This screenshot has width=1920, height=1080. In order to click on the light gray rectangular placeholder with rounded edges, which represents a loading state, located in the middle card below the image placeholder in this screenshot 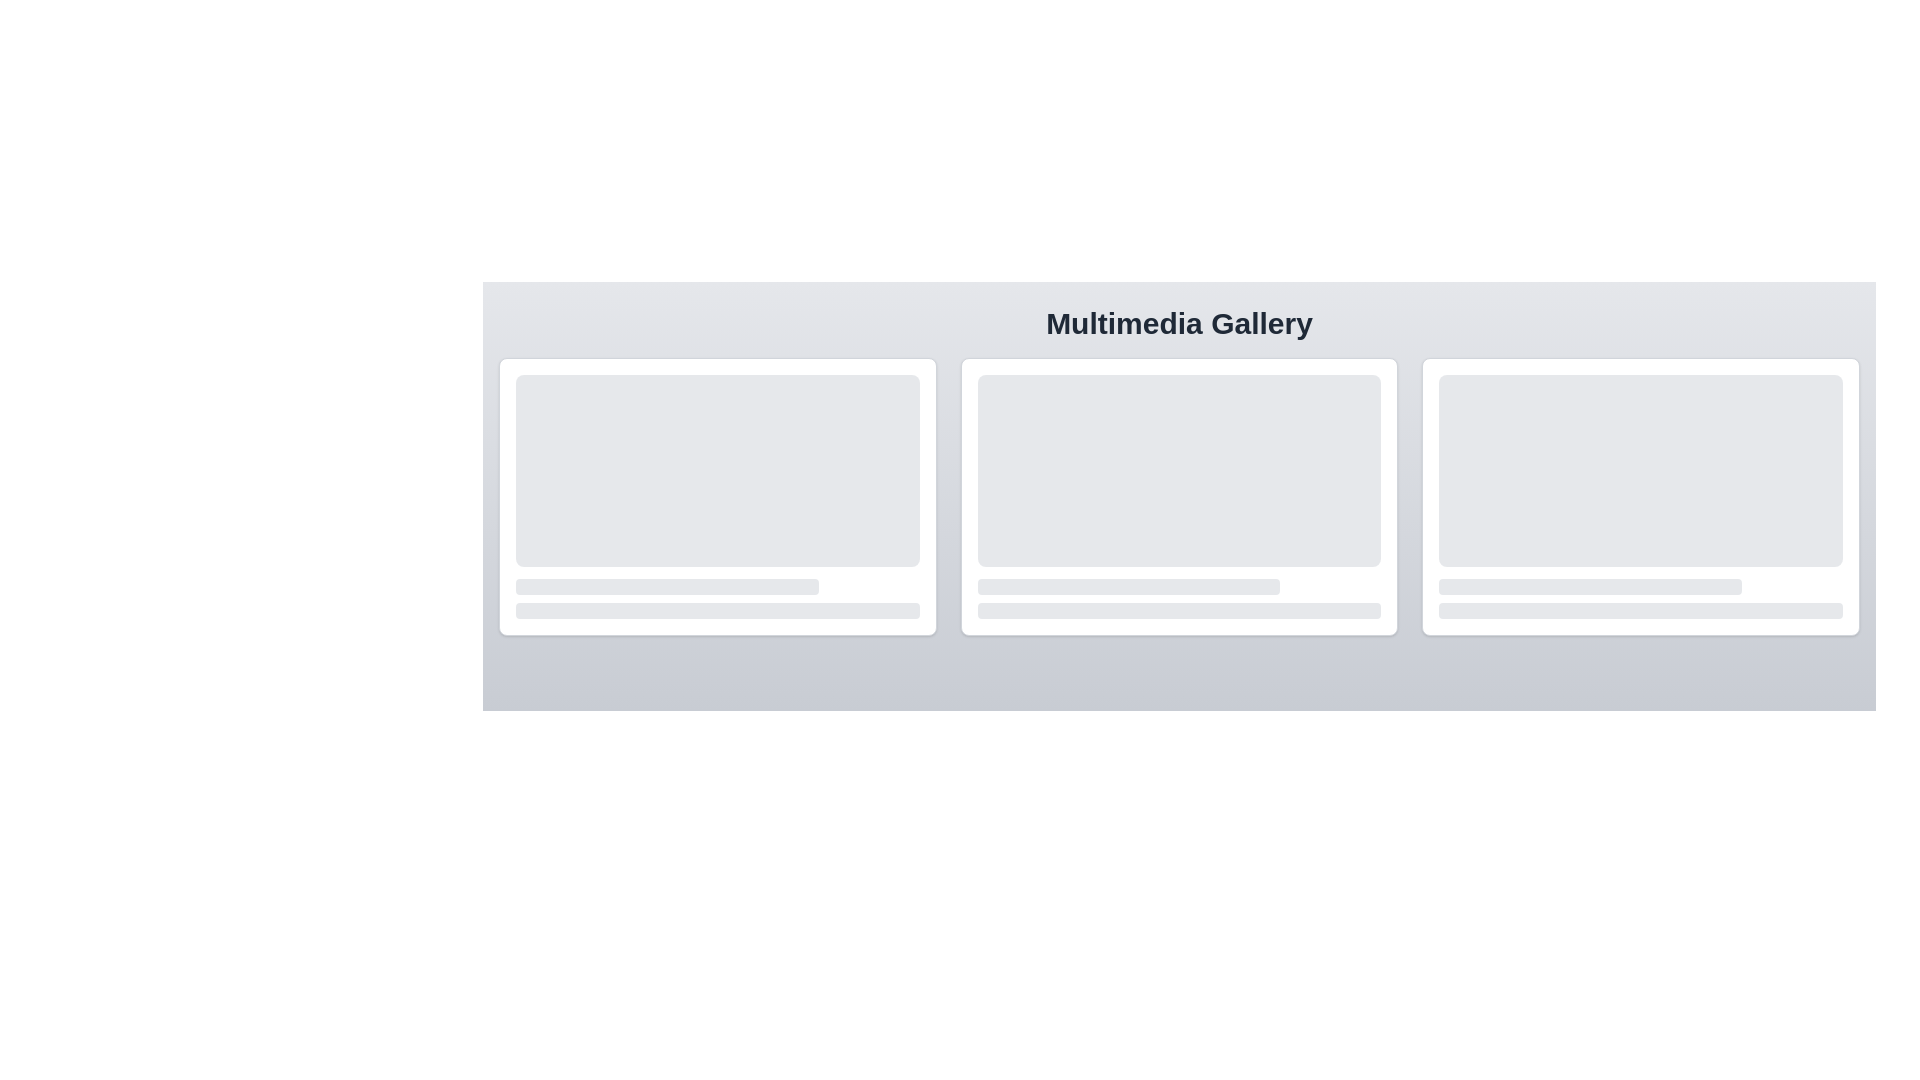, I will do `click(1179, 585)`.